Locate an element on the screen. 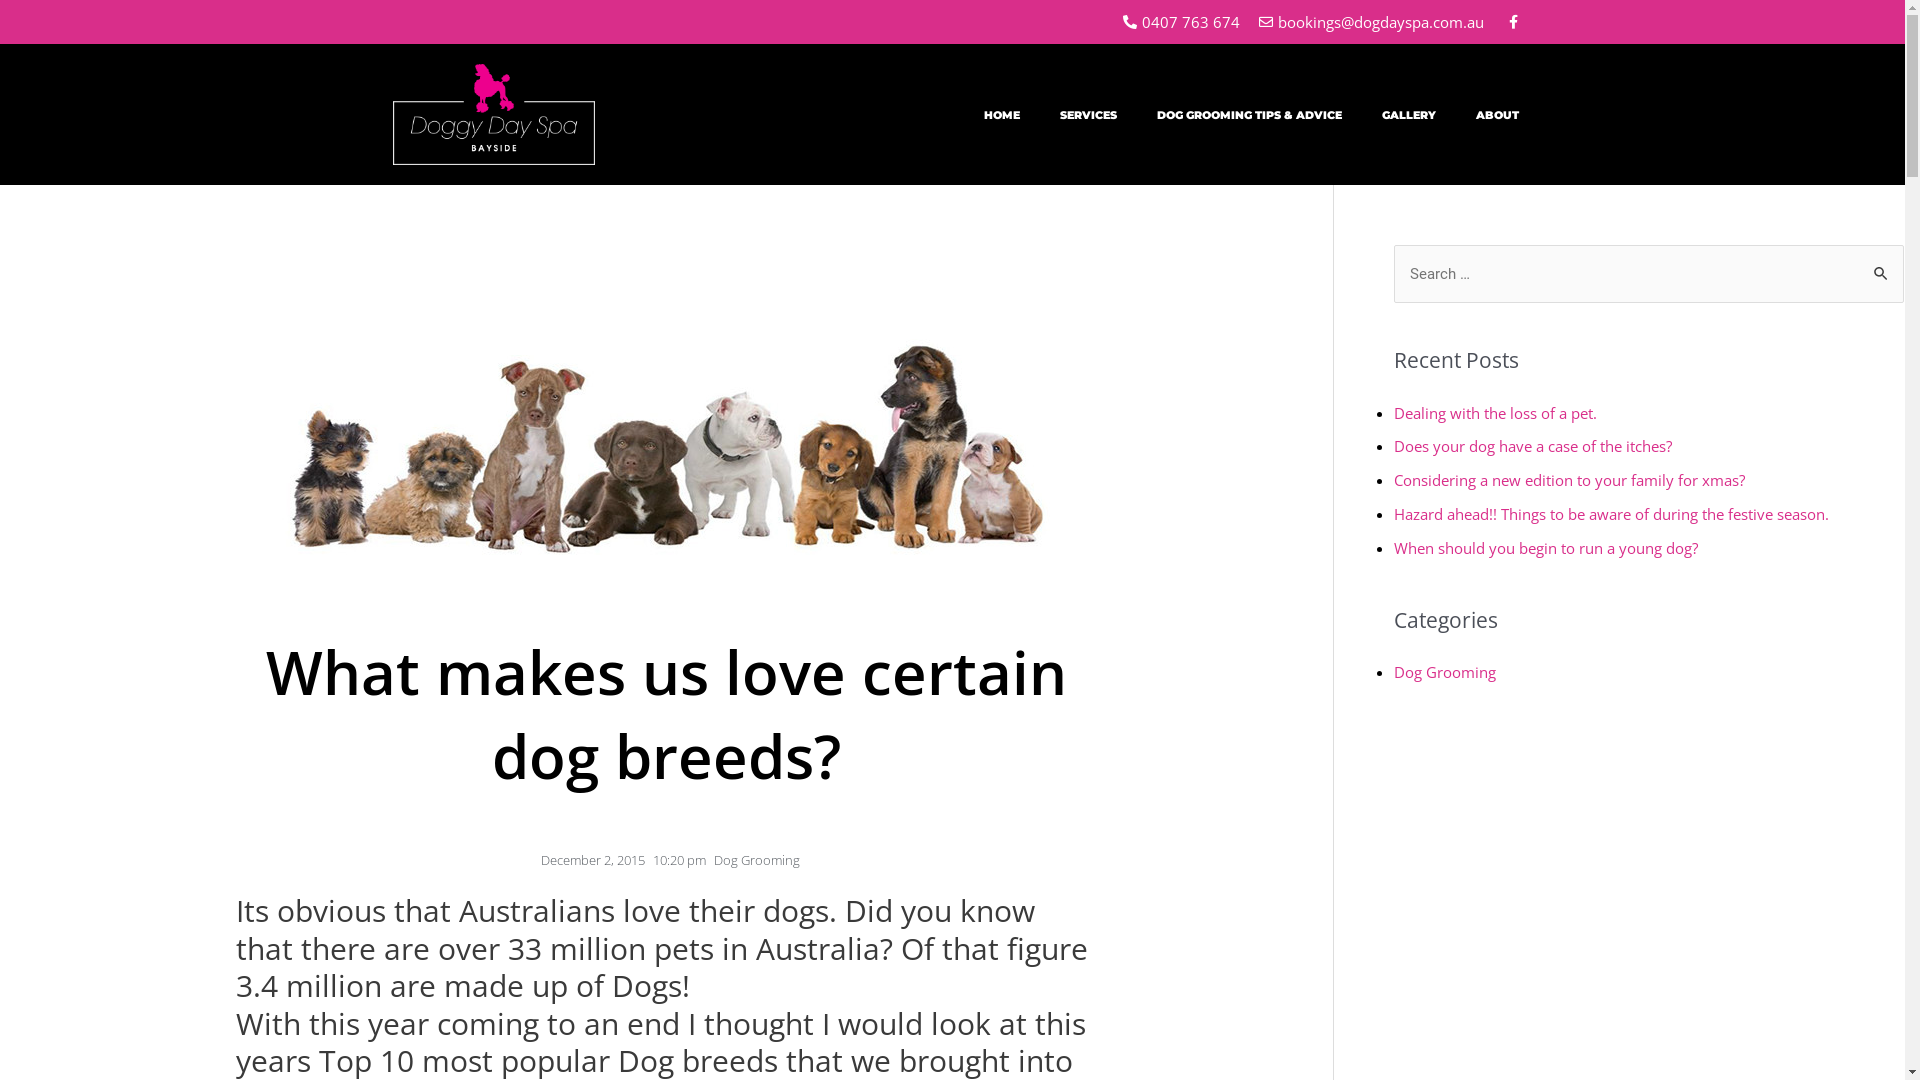 The width and height of the screenshot is (1920, 1080). 'Dealing with the loss of a pet.' is located at coordinates (1495, 411).